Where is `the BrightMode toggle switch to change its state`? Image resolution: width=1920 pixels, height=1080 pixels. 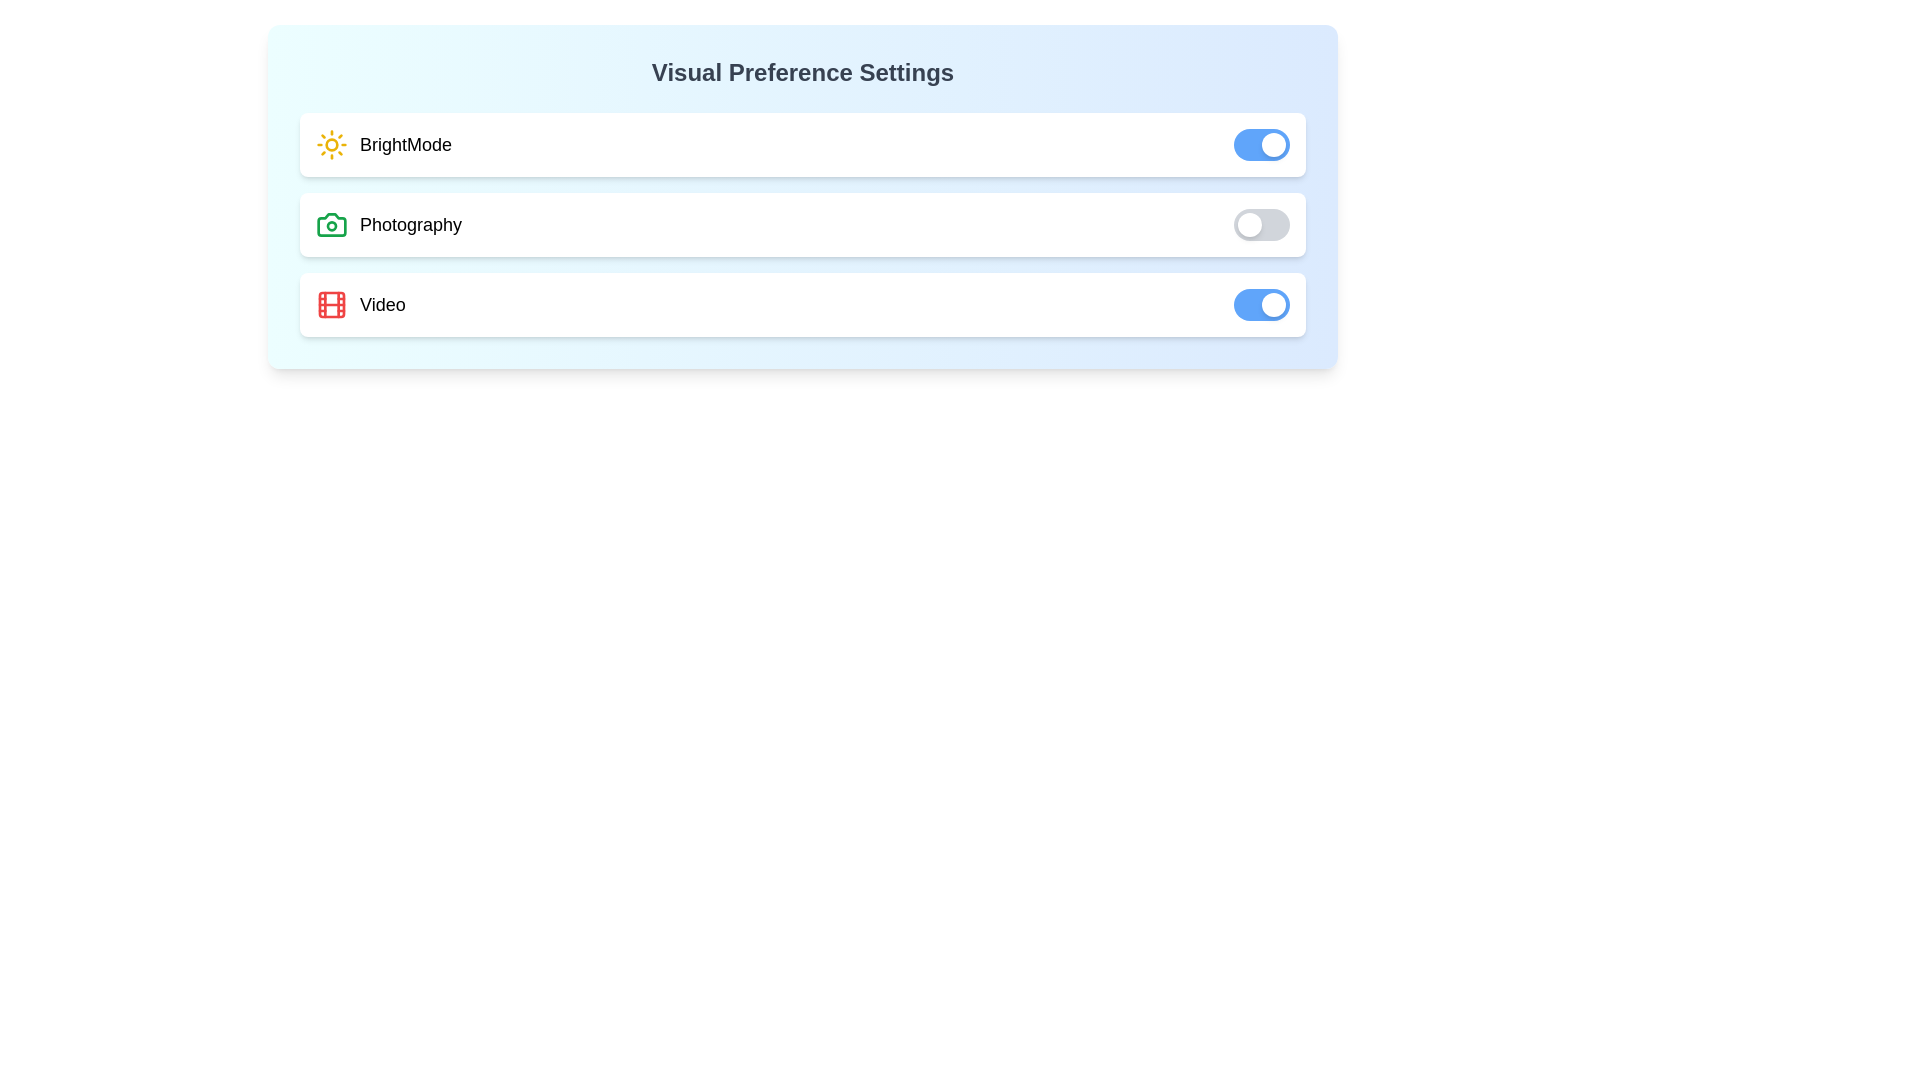
the BrightMode toggle switch to change its state is located at coordinates (1261, 144).